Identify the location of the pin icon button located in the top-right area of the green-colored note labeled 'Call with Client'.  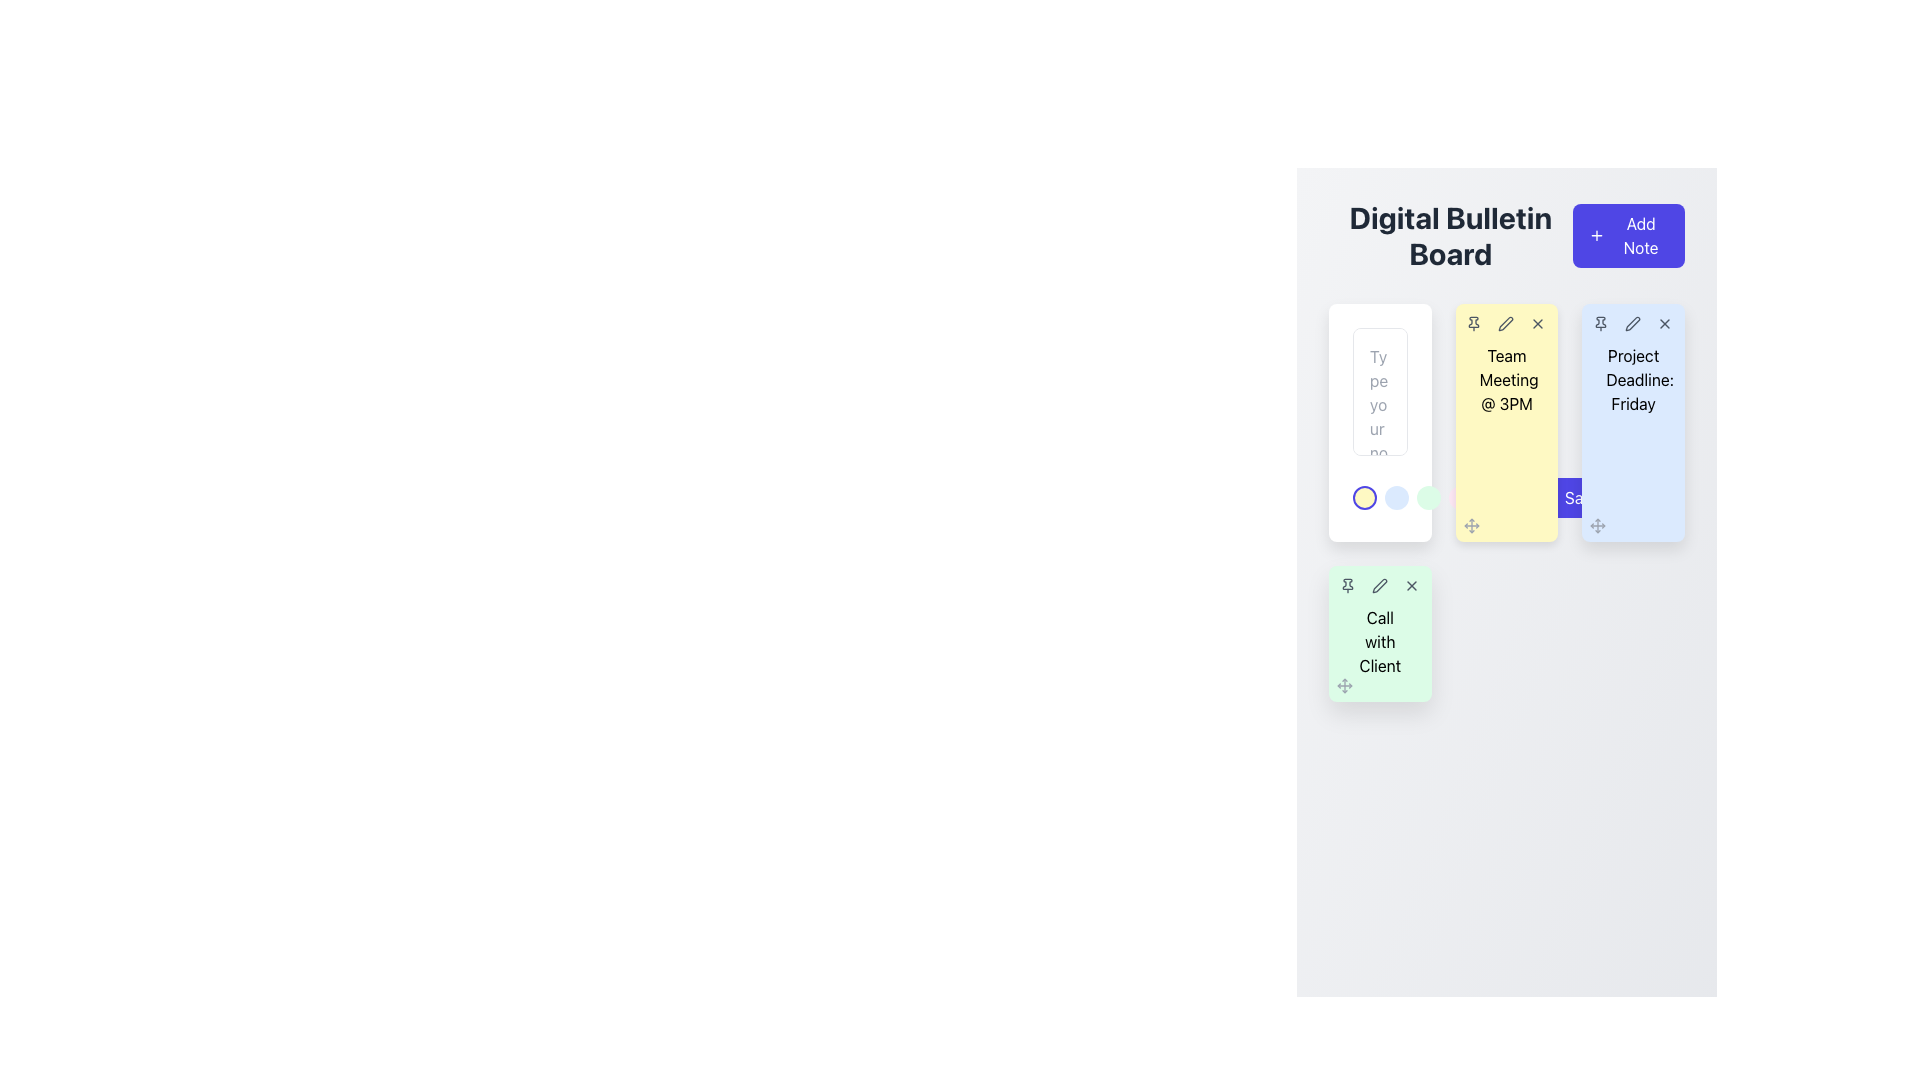
(1347, 585).